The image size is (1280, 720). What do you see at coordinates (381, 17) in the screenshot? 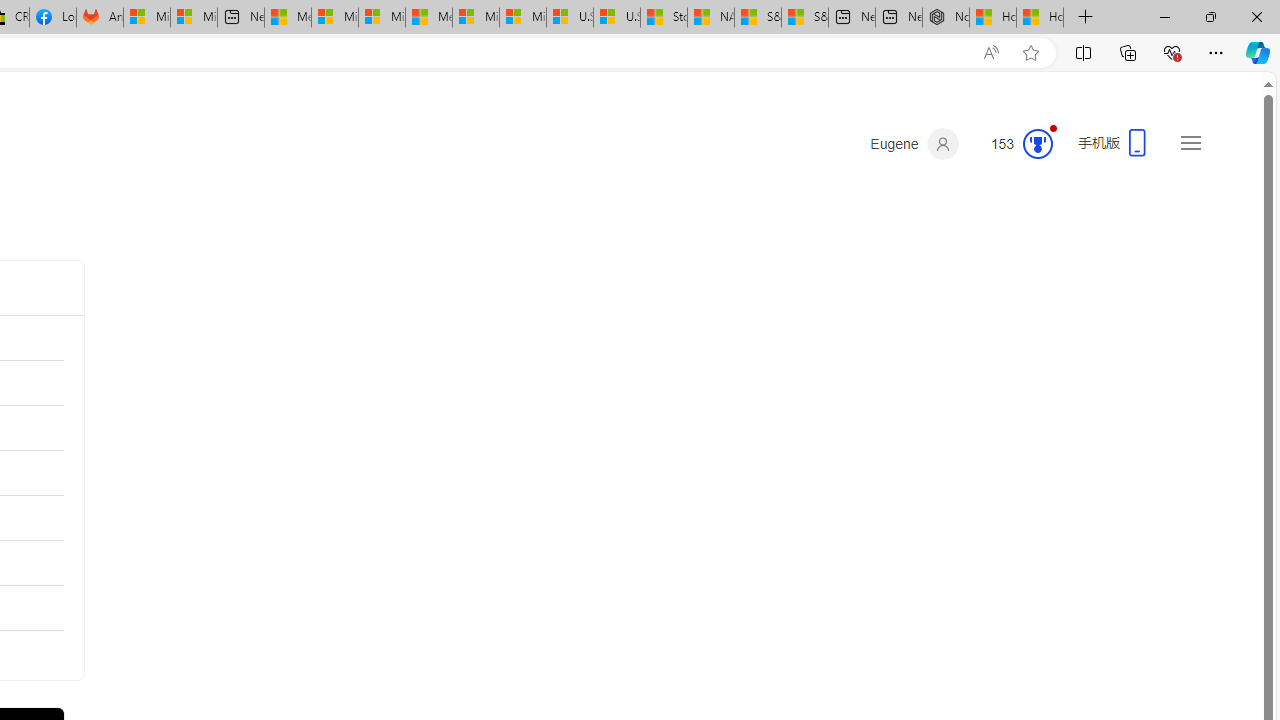
I see `'Microsoft account | Home'` at bounding box center [381, 17].